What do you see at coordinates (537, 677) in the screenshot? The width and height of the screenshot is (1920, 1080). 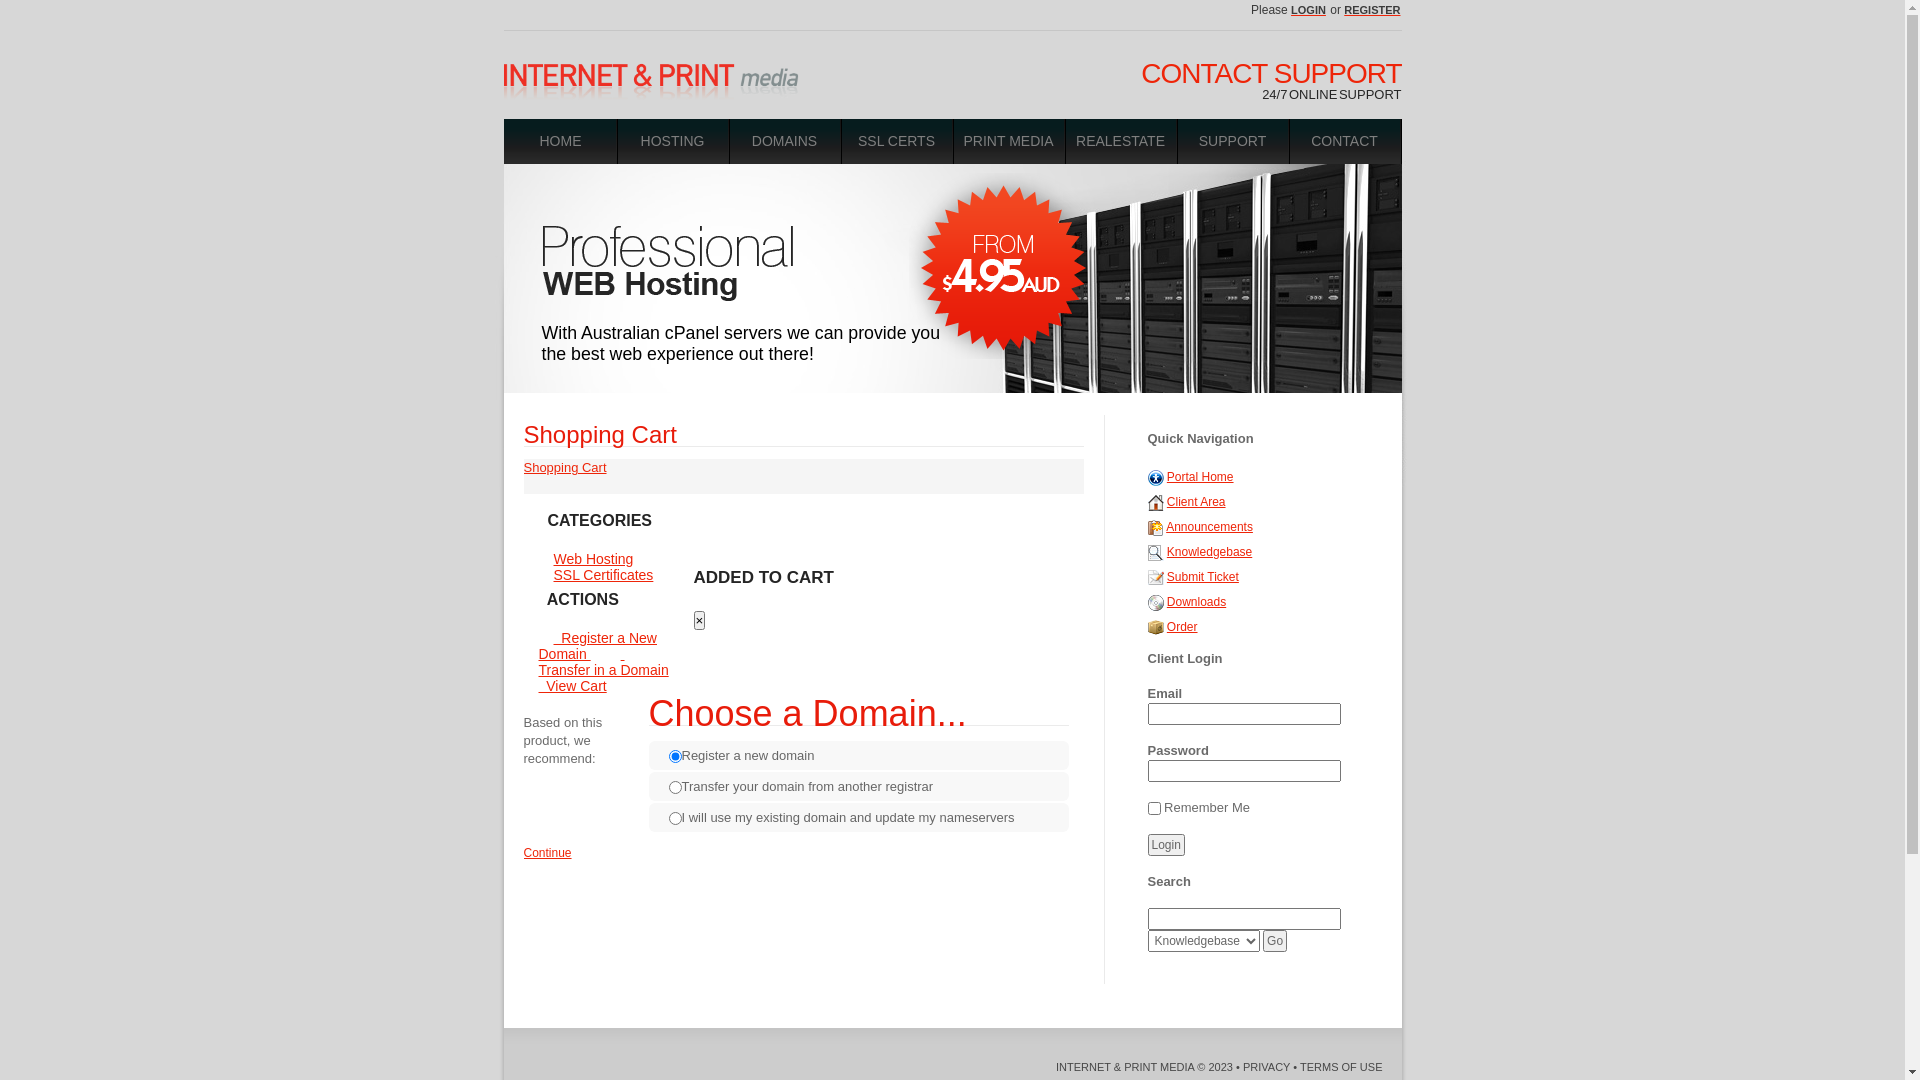 I see `'  View Cart'` at bounding box center [537, 677].